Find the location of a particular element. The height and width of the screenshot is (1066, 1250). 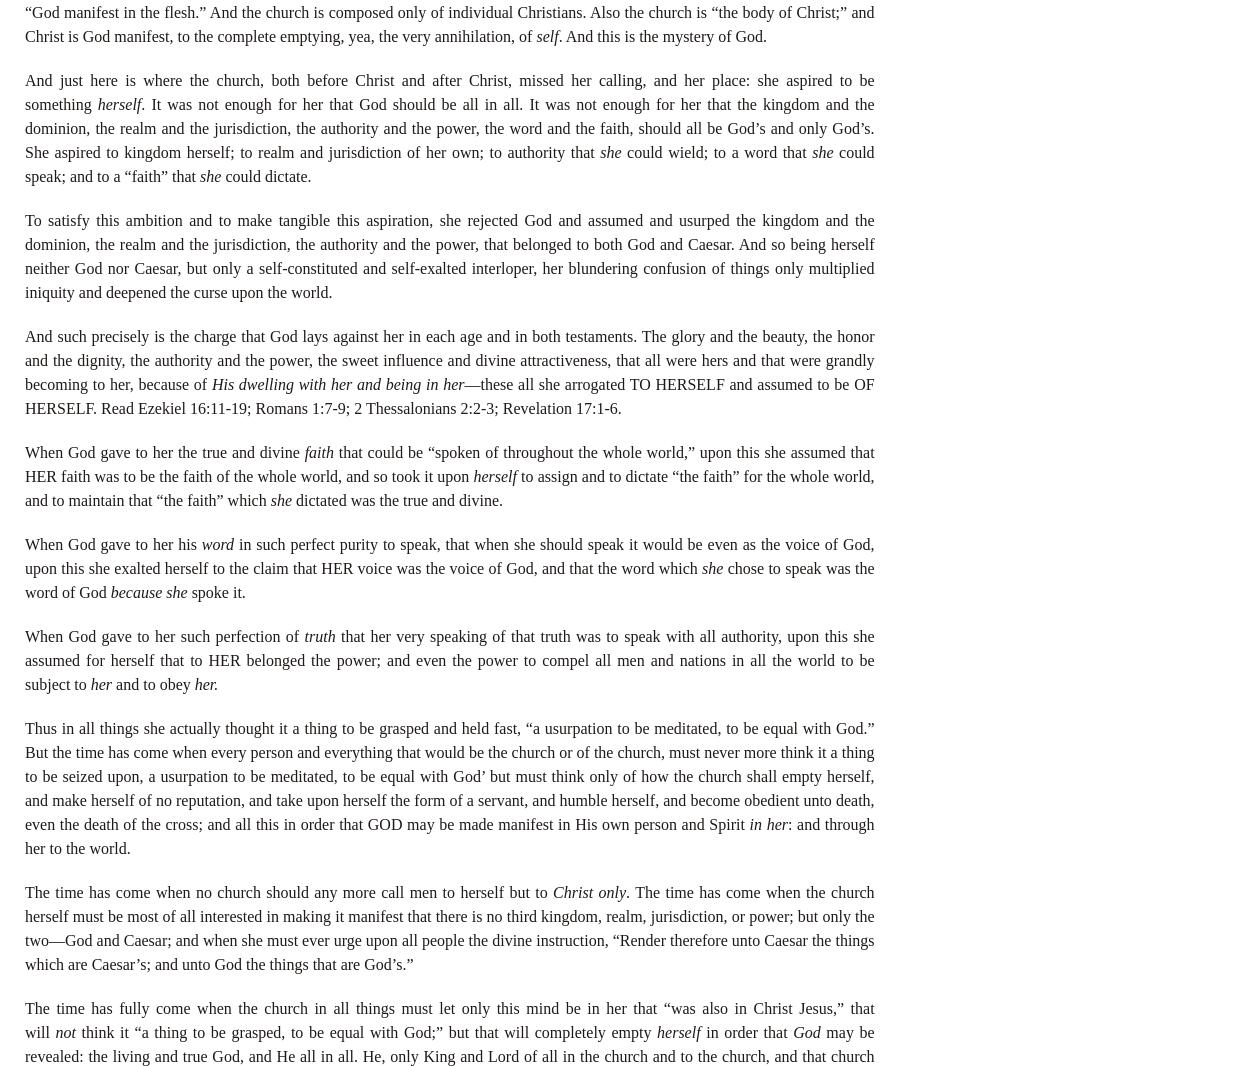

'To satisfy this ambition and to make tangible this aspiration, she rejected God and assumed and usurped the kingdom and the dominion, the realm and the jurisdiction, the authority and the power, that belonged to both God and Caesar. And so being herself neither God nor Caesar, but only a self-constituted and self-exalted interloper, her blundering confusion of things only multiplied iniquity and deepened the curse upon the world.' is located at coordinates (25, 254).